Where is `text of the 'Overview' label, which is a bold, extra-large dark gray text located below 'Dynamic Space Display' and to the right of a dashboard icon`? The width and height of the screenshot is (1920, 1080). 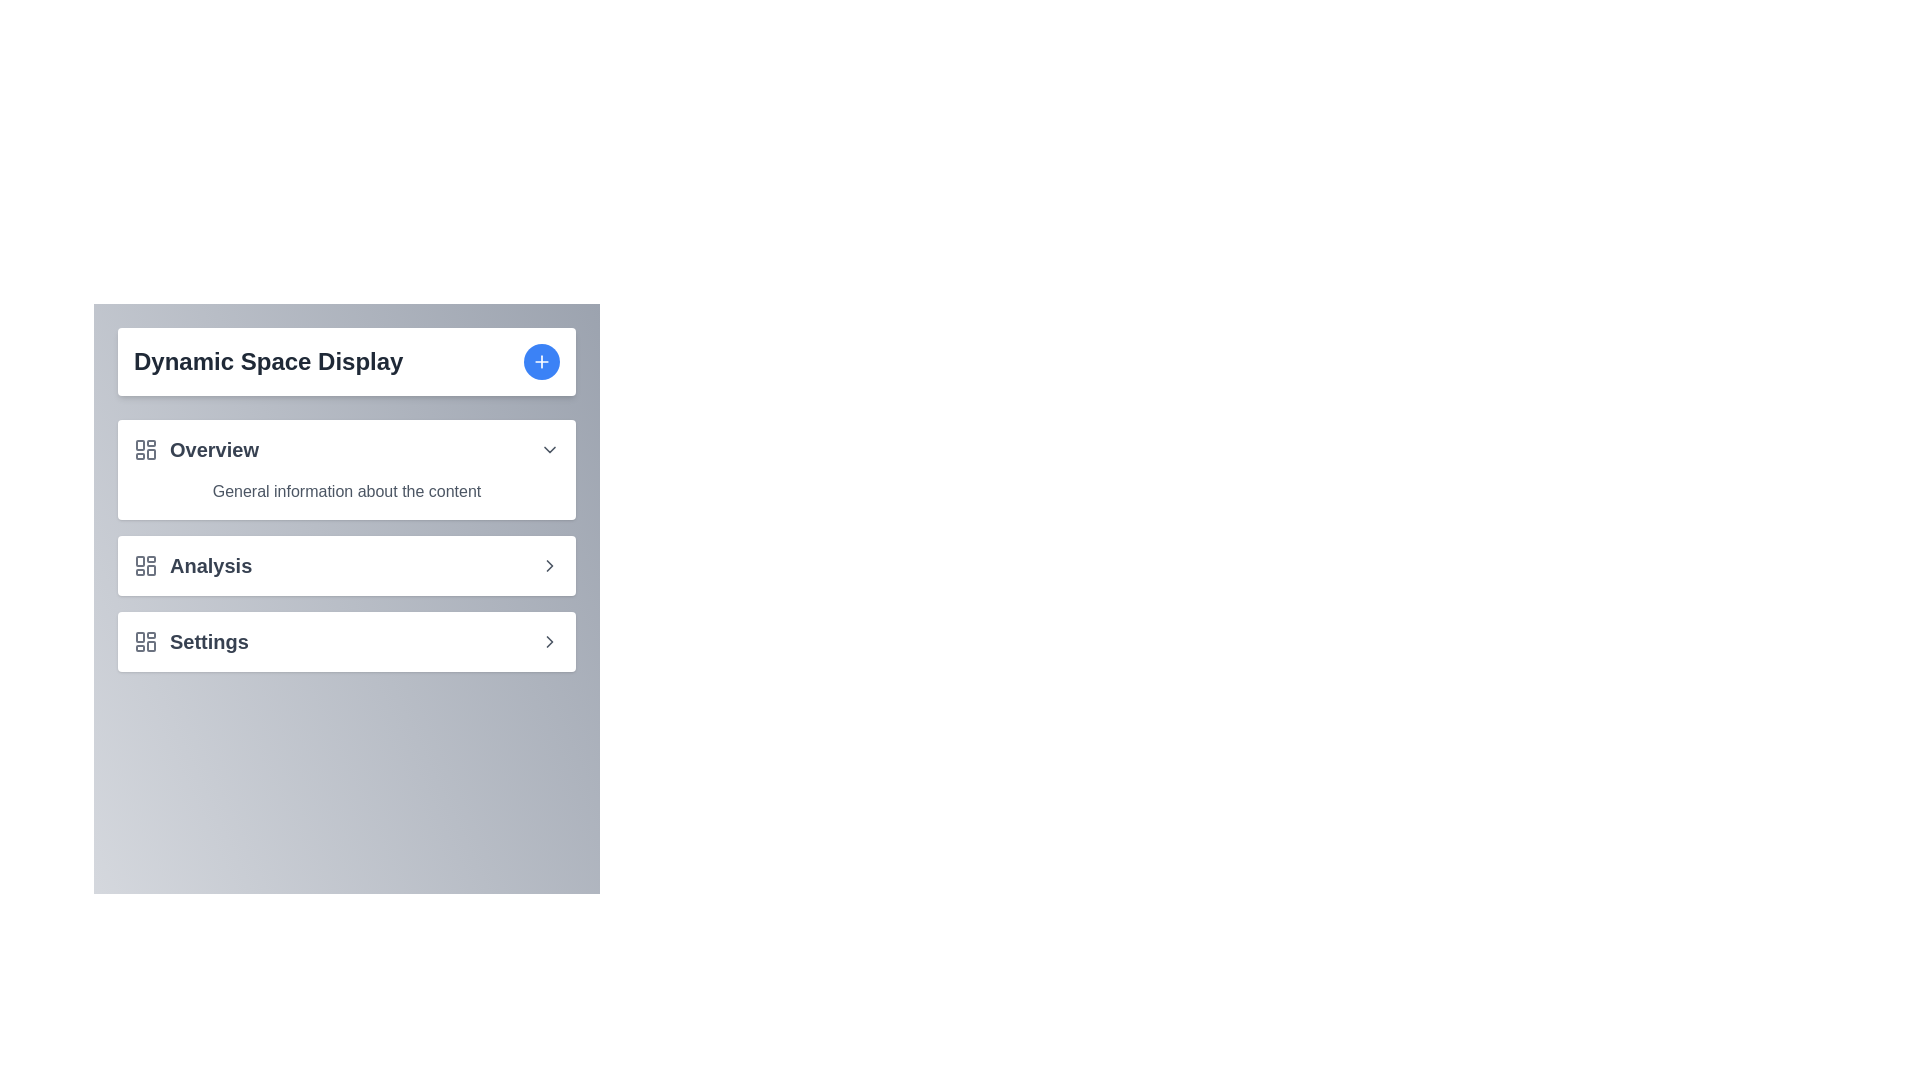 text of the 'Overview' label, which is a bold, extra-large dark gray text located below 'Dynamic Space Display' and to the right of a dashboard icon is located at coordinates (214, 450).